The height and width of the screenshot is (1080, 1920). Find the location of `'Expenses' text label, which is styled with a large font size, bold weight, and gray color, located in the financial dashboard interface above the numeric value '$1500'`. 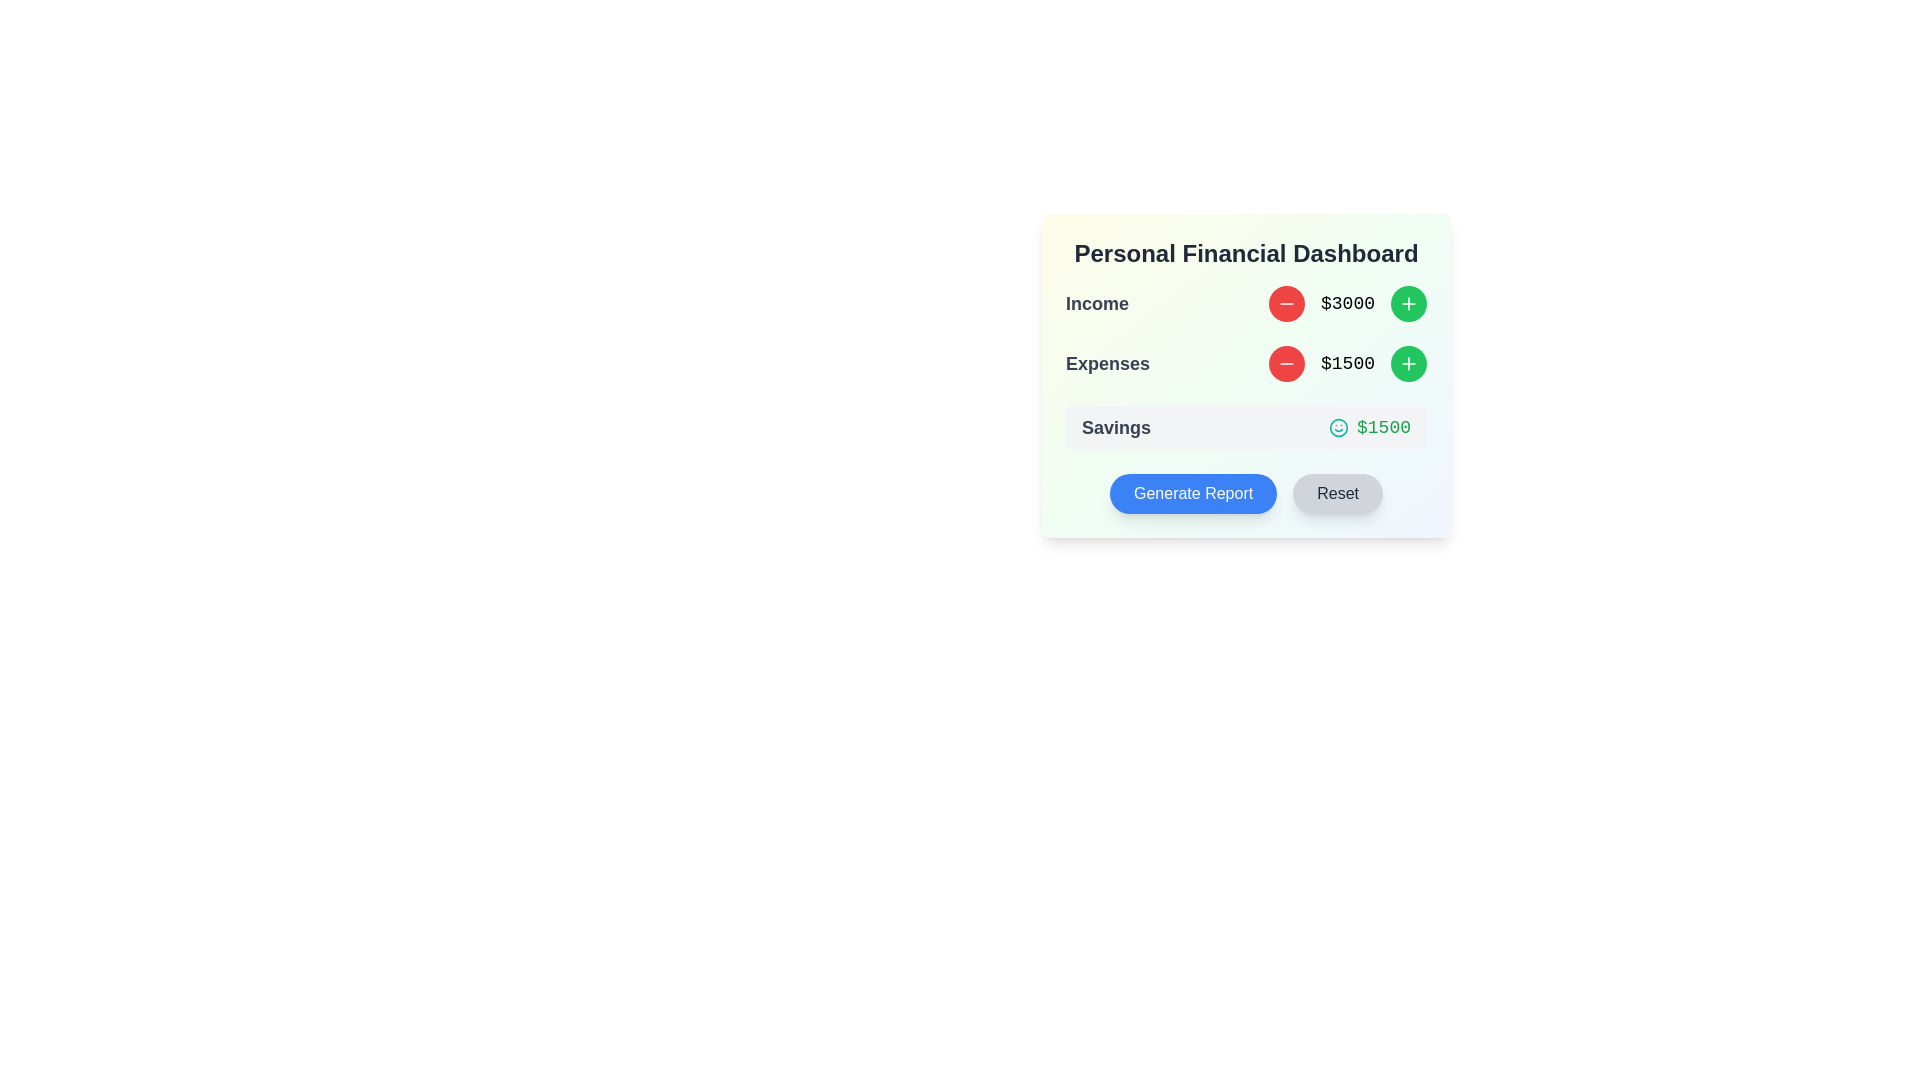

'Expenses' text label, which is styled with a large font size, bold weight, and gray color, located in the financial dashboard interface above the numeric value '$1500' is located at coordinates (1107, 363).